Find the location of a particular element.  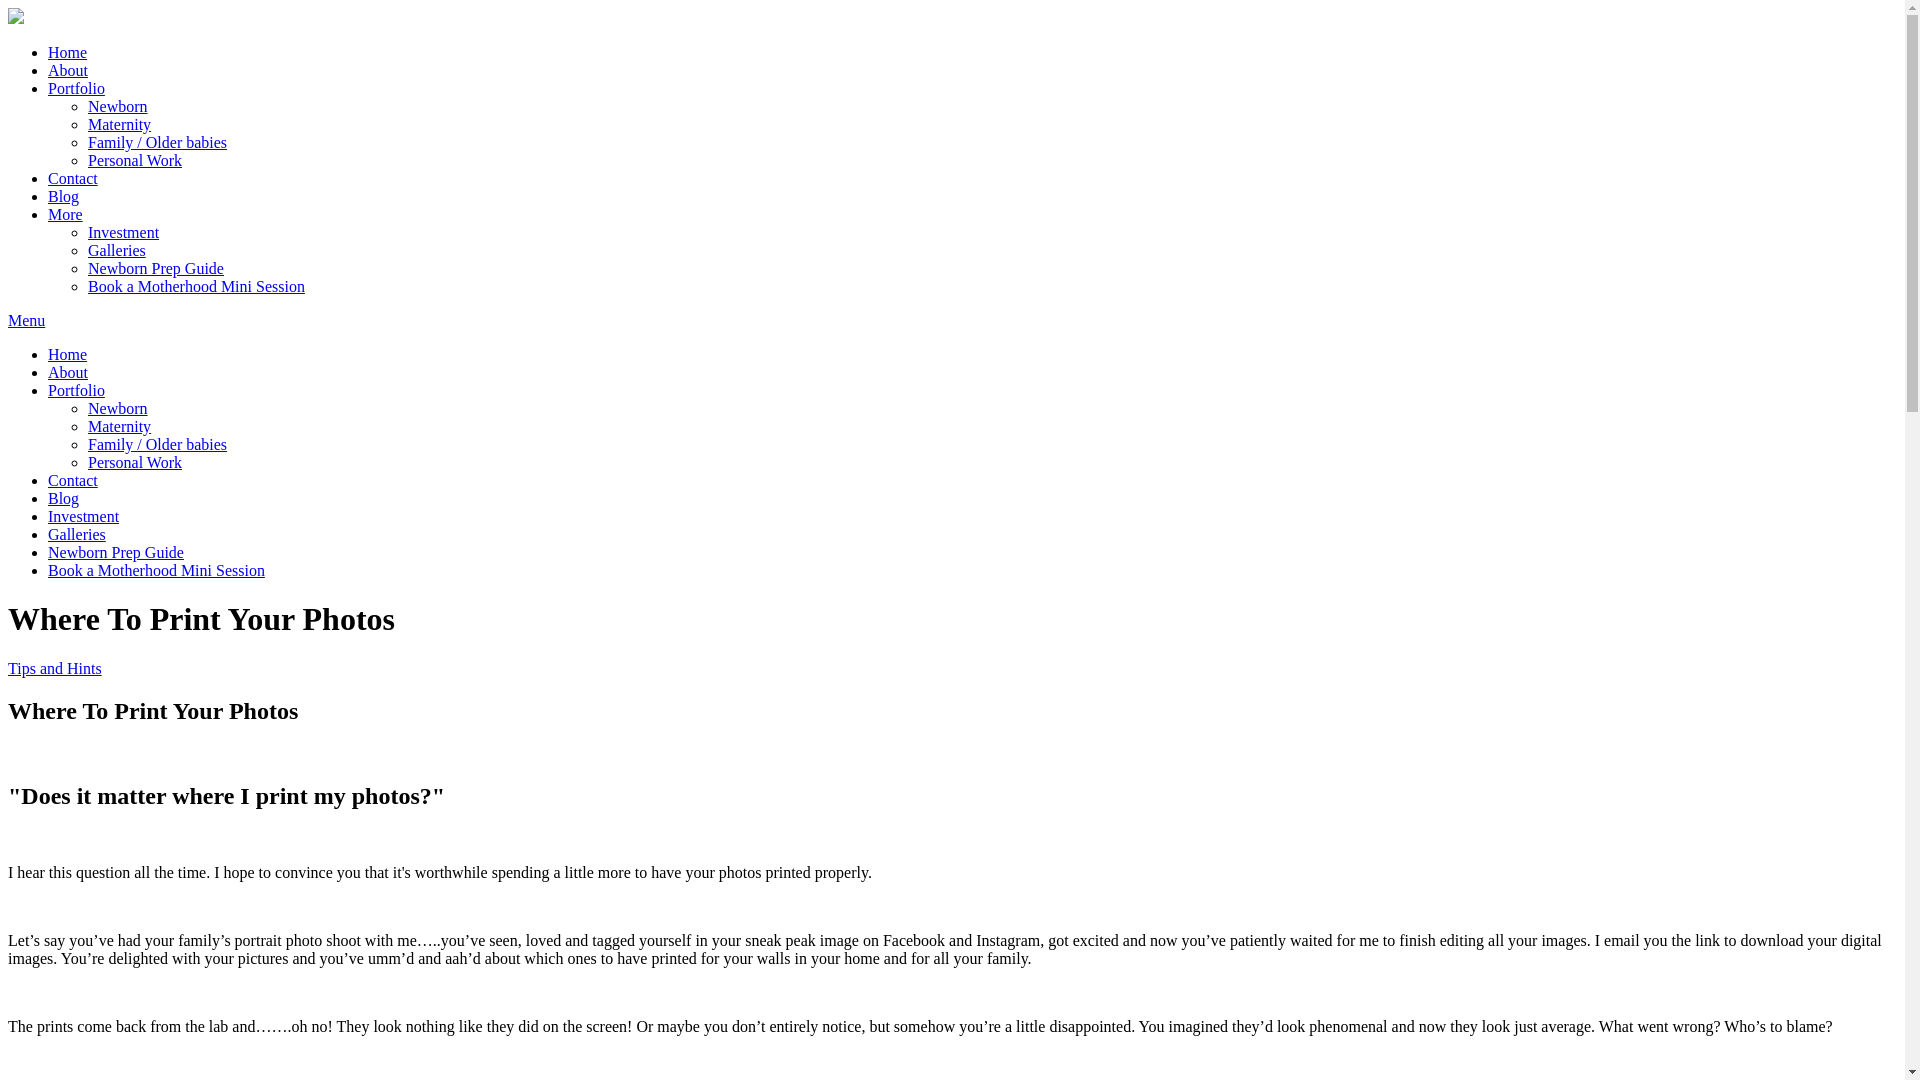

'Galleries' is located at coordinates (76, 533).